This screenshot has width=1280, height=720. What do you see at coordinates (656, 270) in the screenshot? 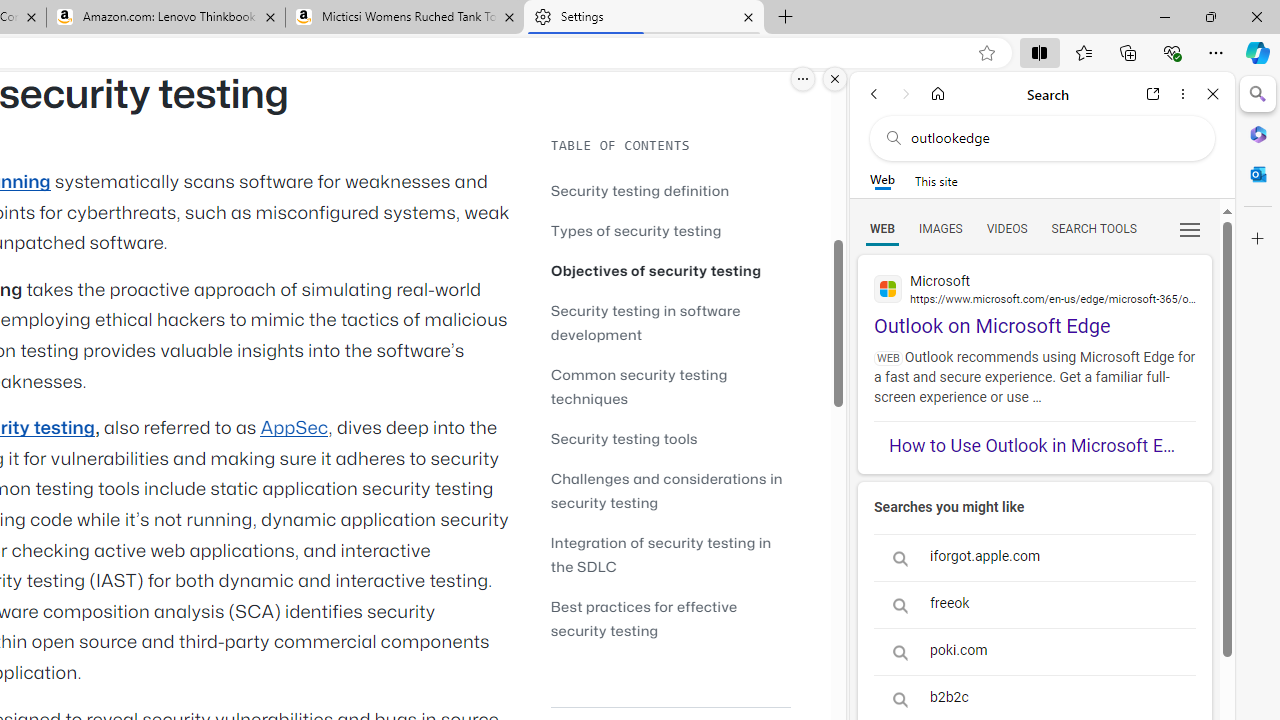
I see `'Objectives of security testing'` at bounding box center [656, 270].